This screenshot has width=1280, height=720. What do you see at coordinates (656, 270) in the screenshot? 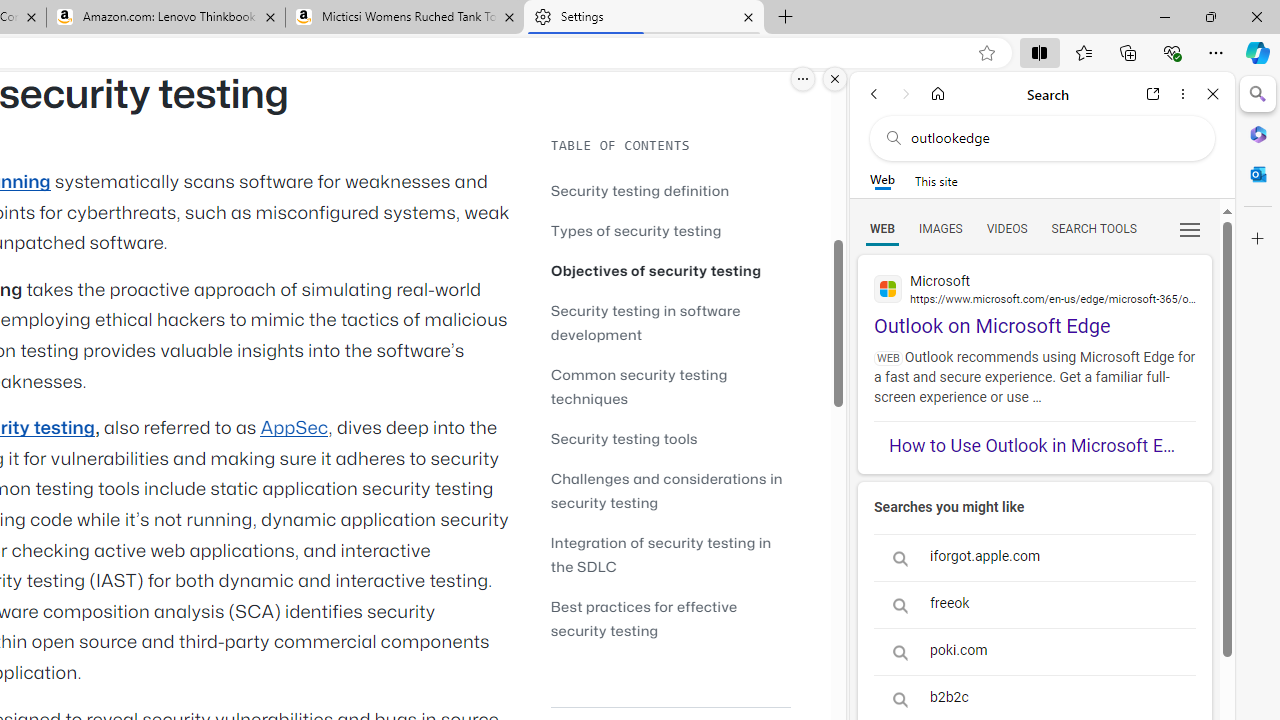
I see `'Objectives of security testing'` at bounding box center [656, 270].